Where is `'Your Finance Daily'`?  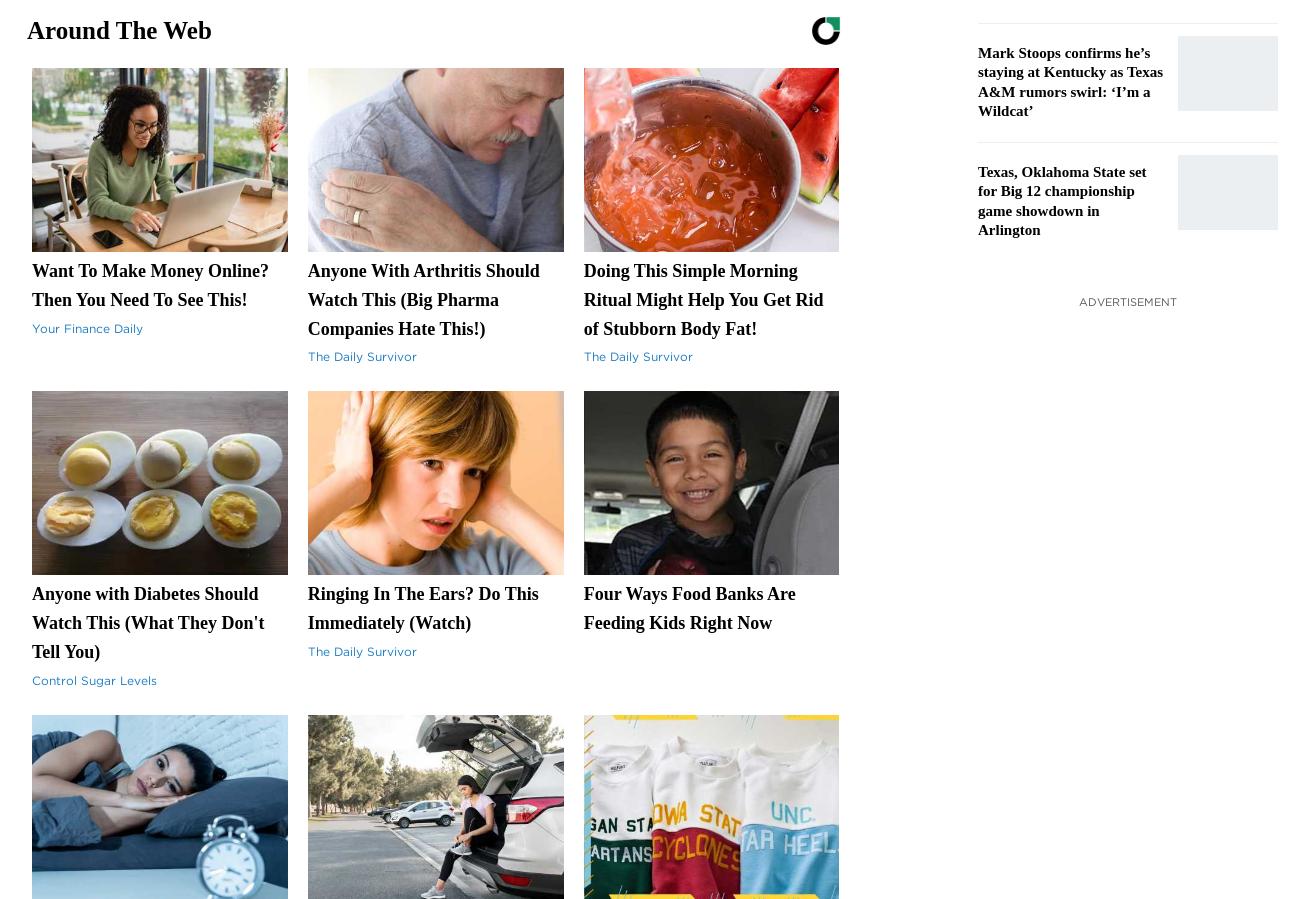
'Your Finance Daily' is located at coordinates (87, 326).